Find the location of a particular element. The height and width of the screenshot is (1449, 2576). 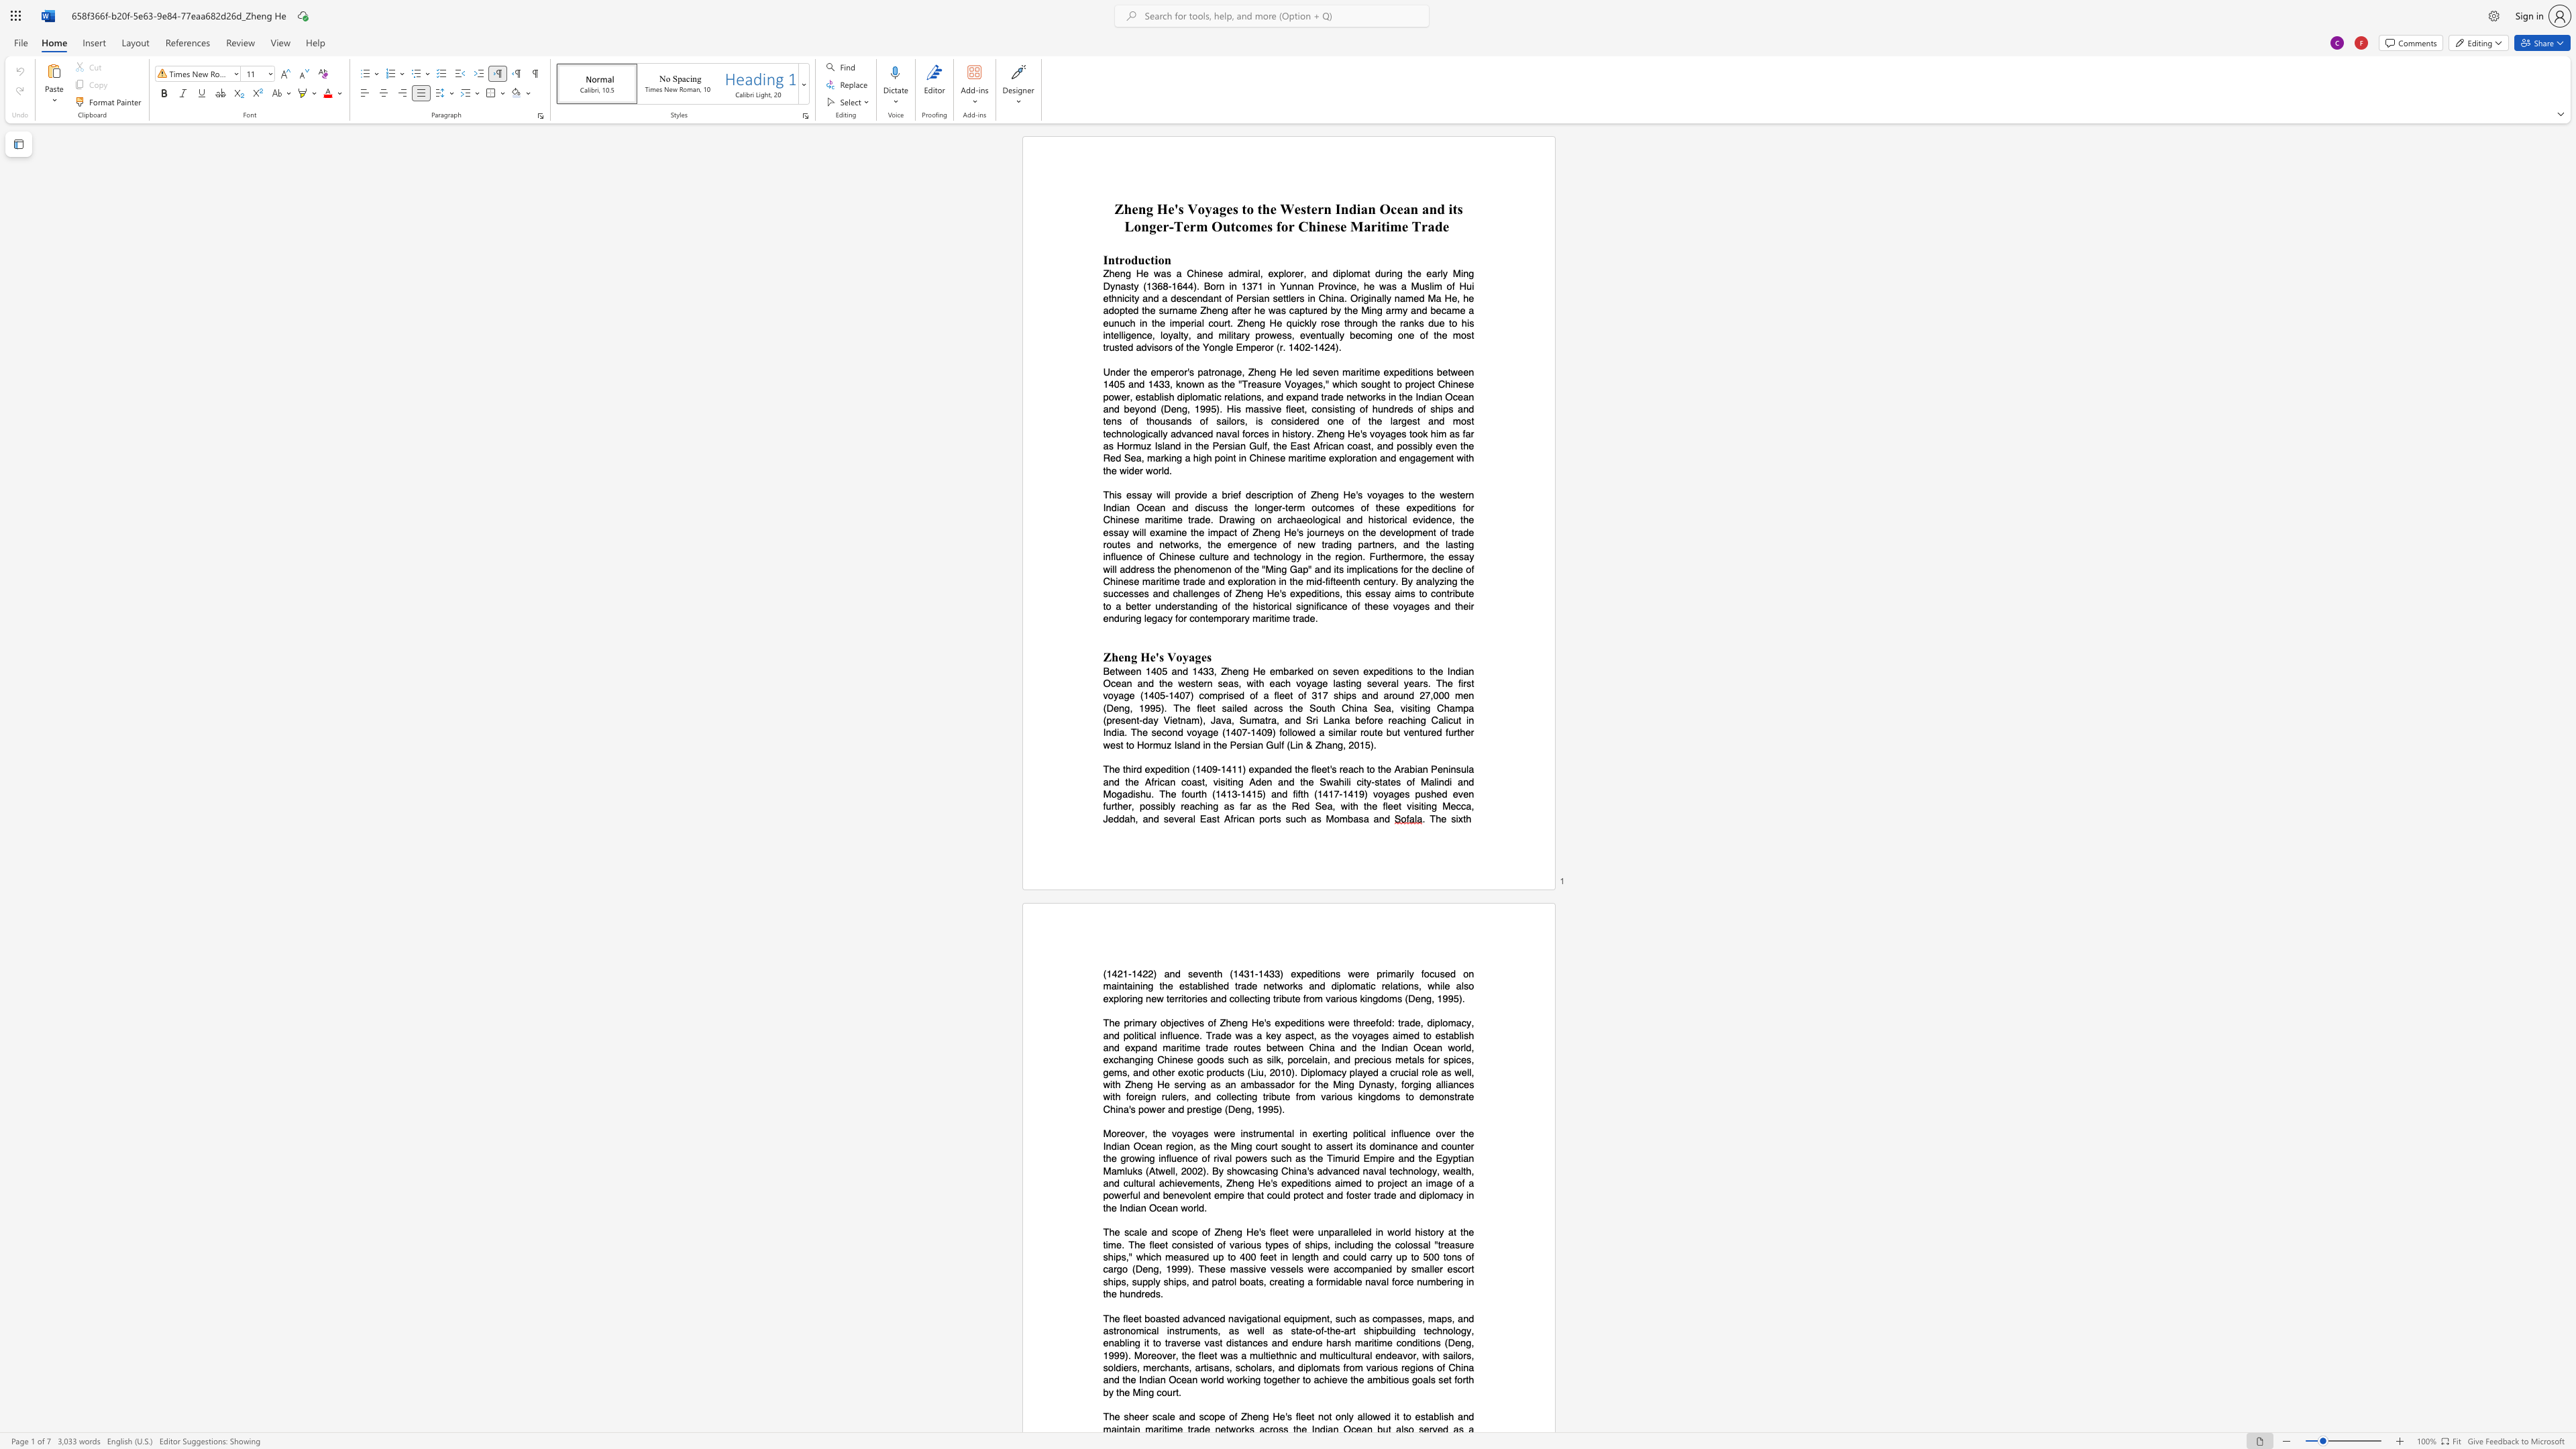

the space between the continuous character "l" and "l" in the text is located at coordinates (1261, 1329).